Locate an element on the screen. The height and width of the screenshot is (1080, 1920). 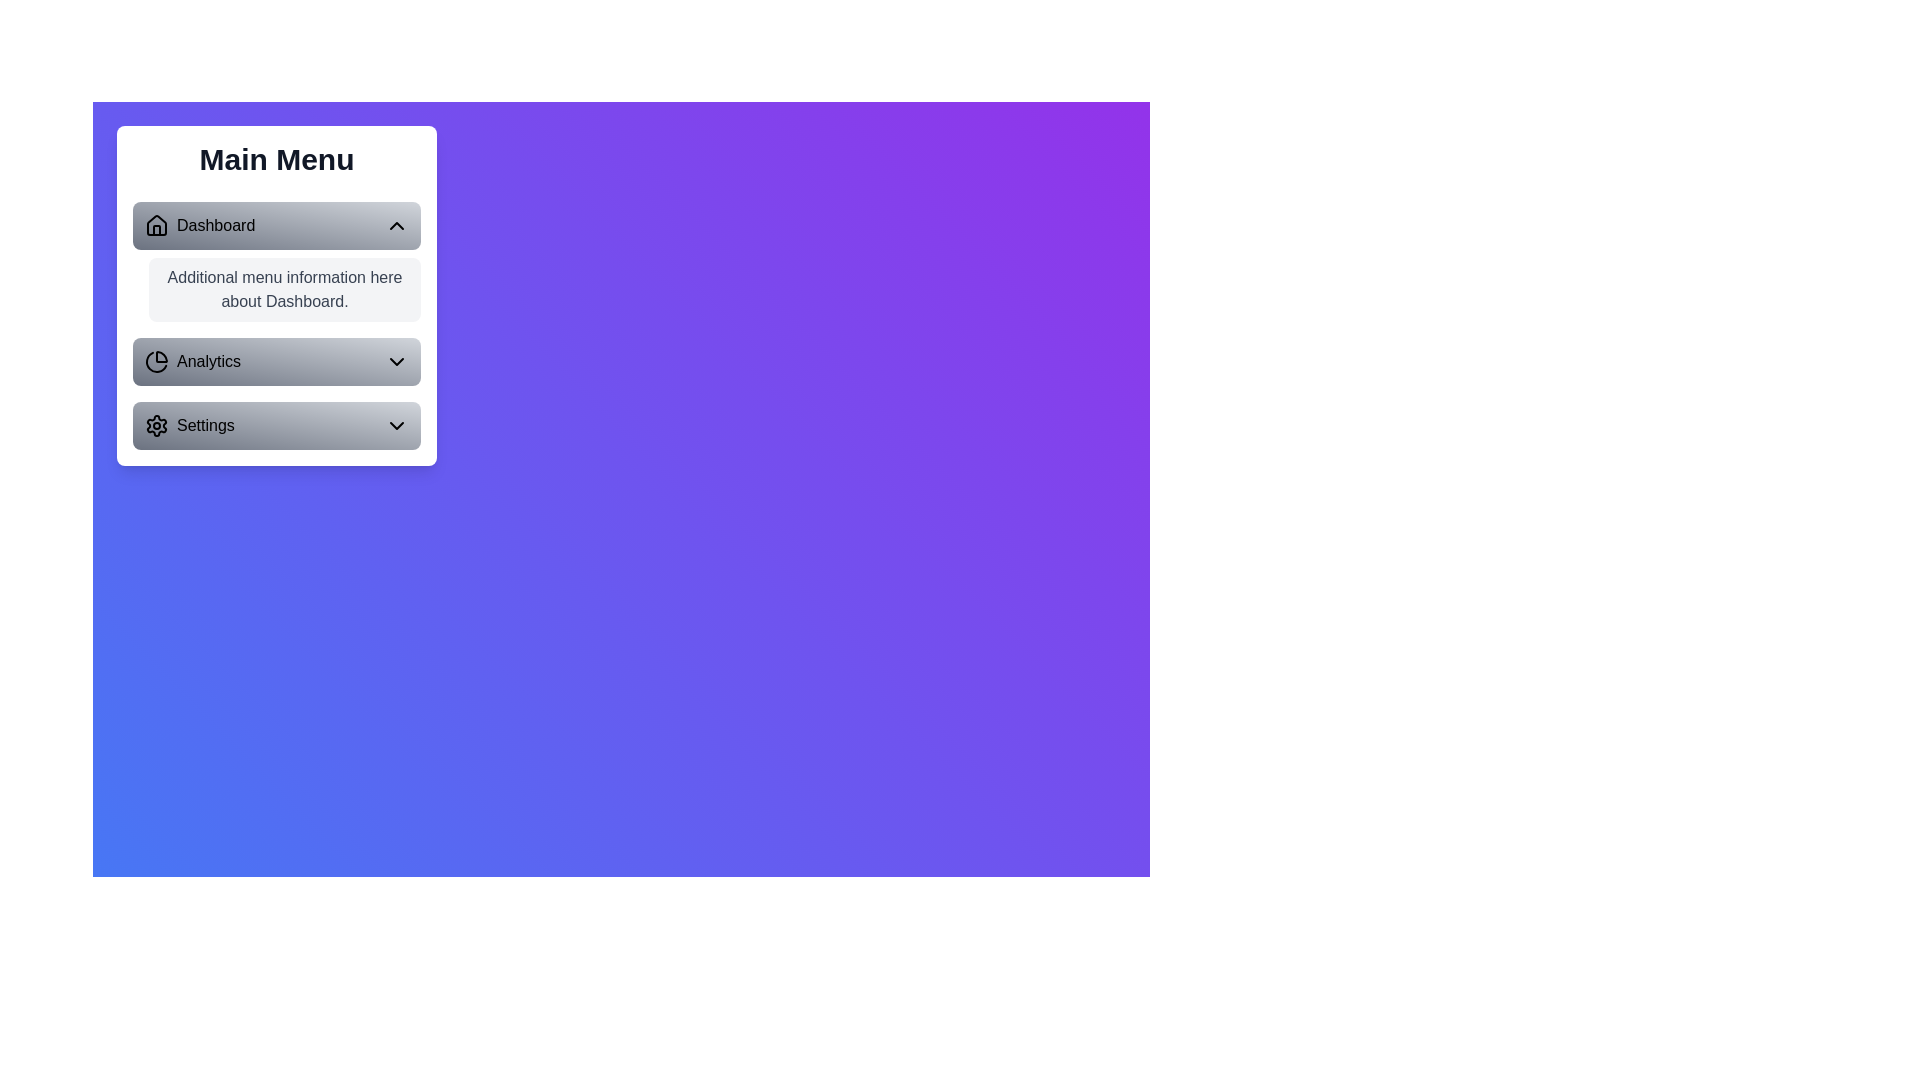
the pie chart icon is located at coordinates (156, 362).